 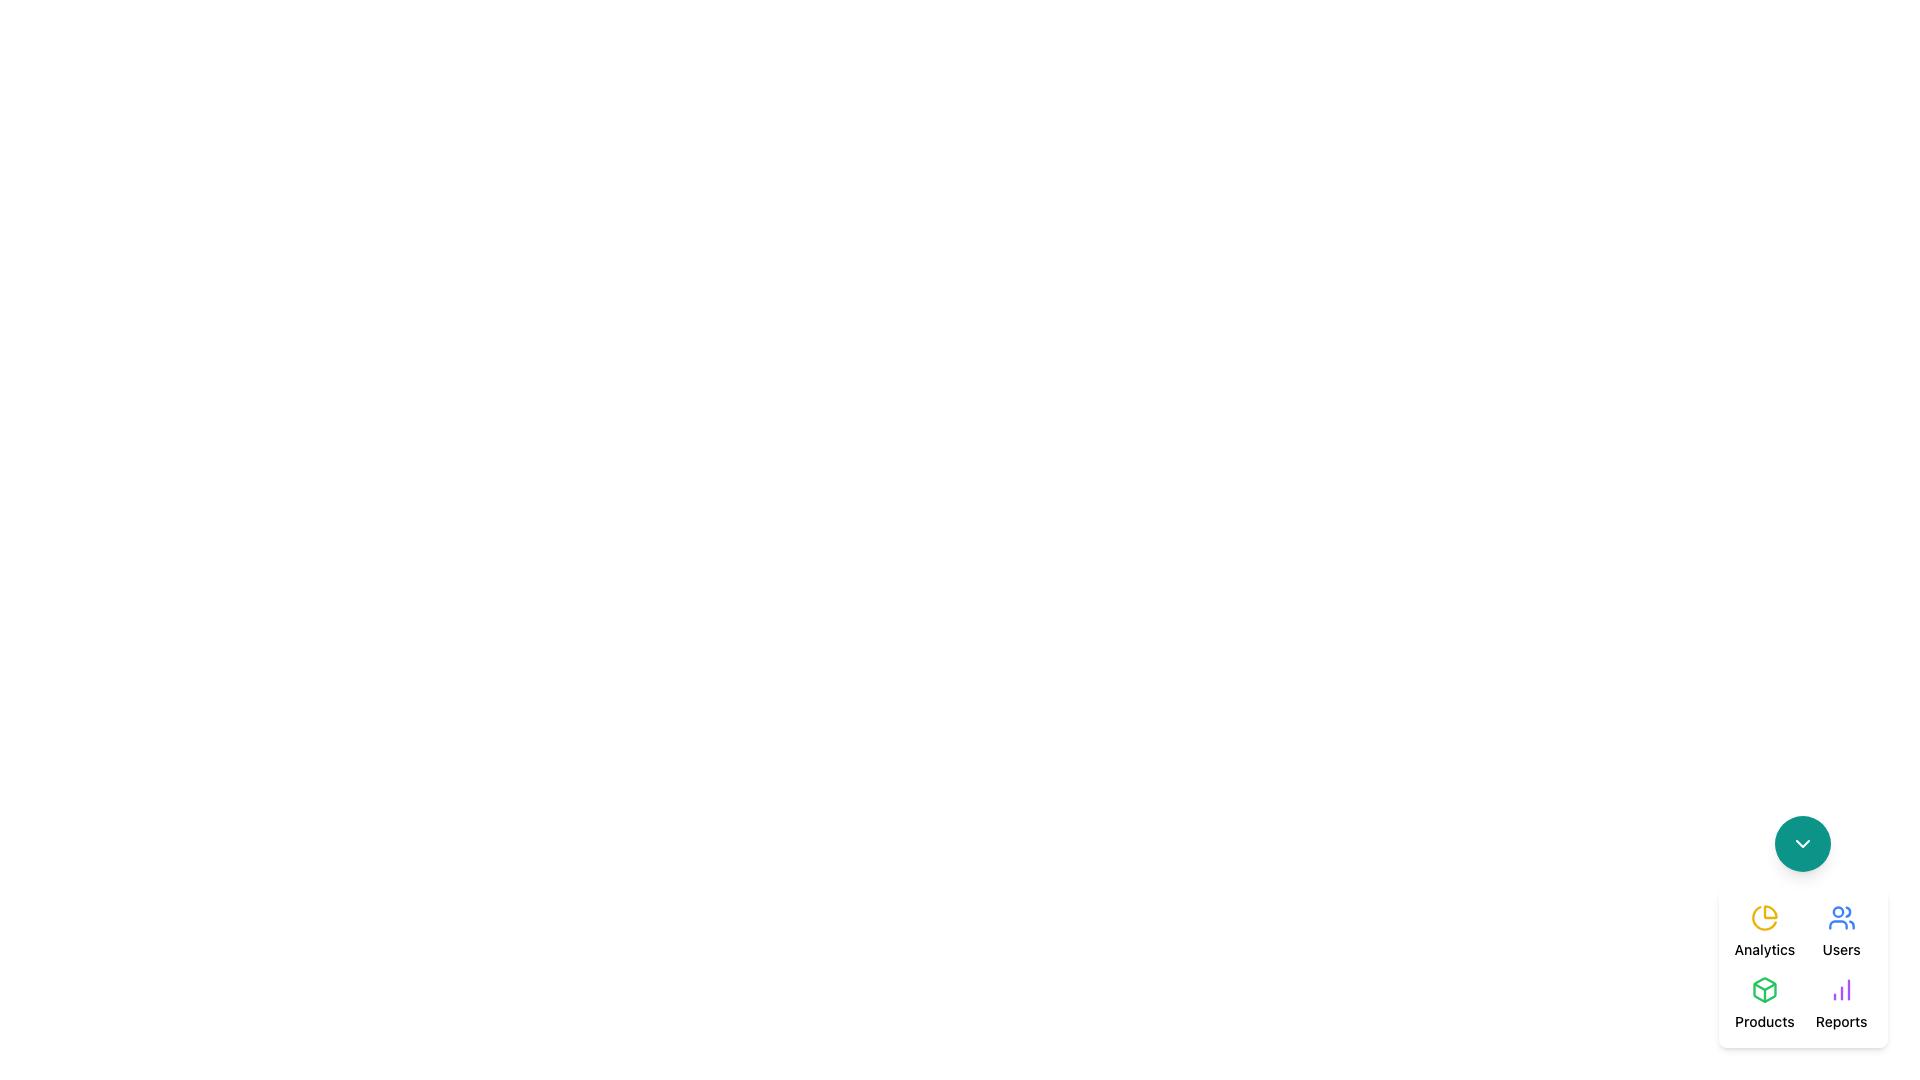 I want to click on the 'Analytics' text label located directly below the yellow pie chart icon in the lower-right corner of the viewport, so click(x=1765, y=948).